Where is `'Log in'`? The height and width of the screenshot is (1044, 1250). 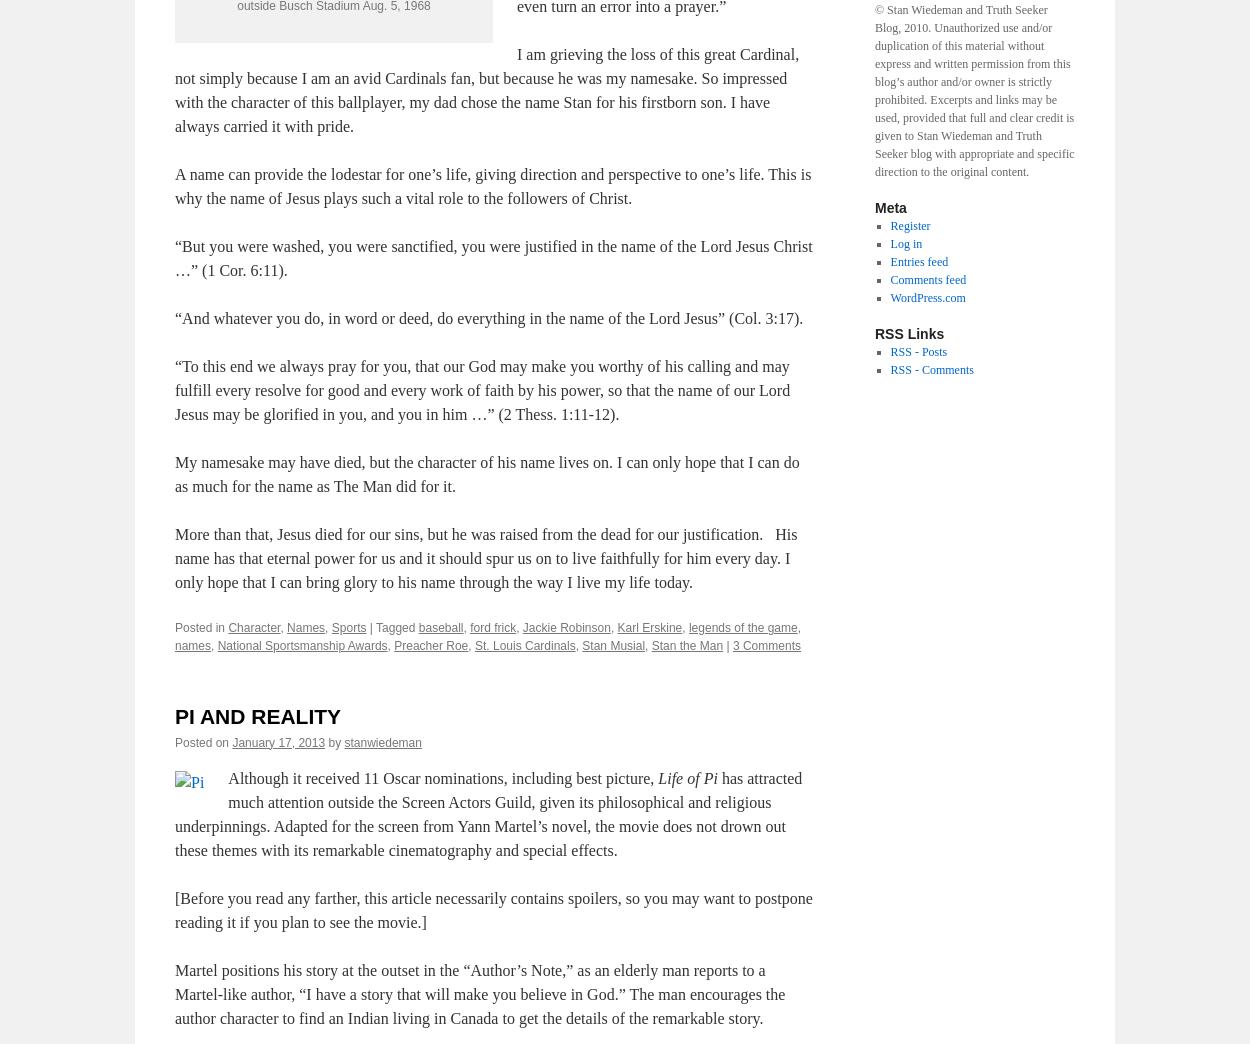
'Log in' is located at coordinates (906, 243).